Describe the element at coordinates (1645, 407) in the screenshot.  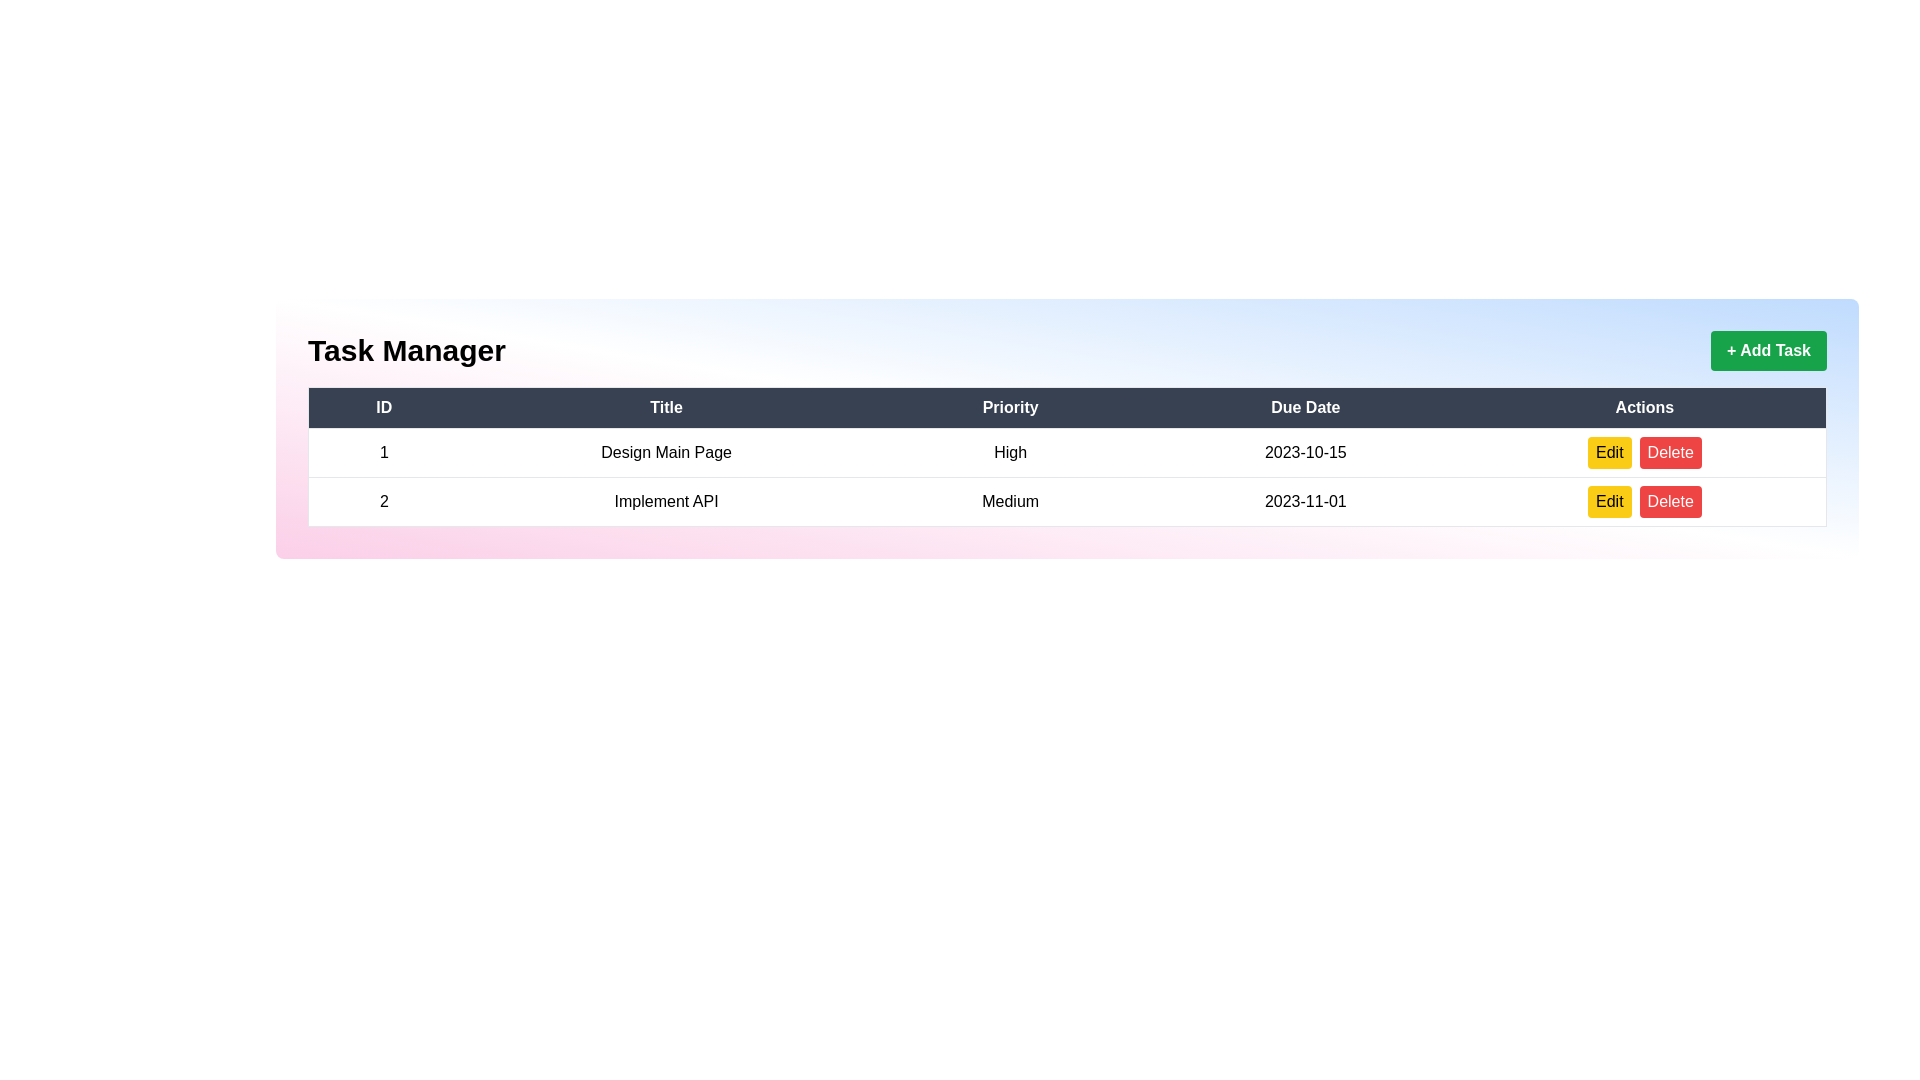
I see `the 'Actions' header text element, which is the fifth column header in the row of headers, following the 'Due Date' header` at that location.